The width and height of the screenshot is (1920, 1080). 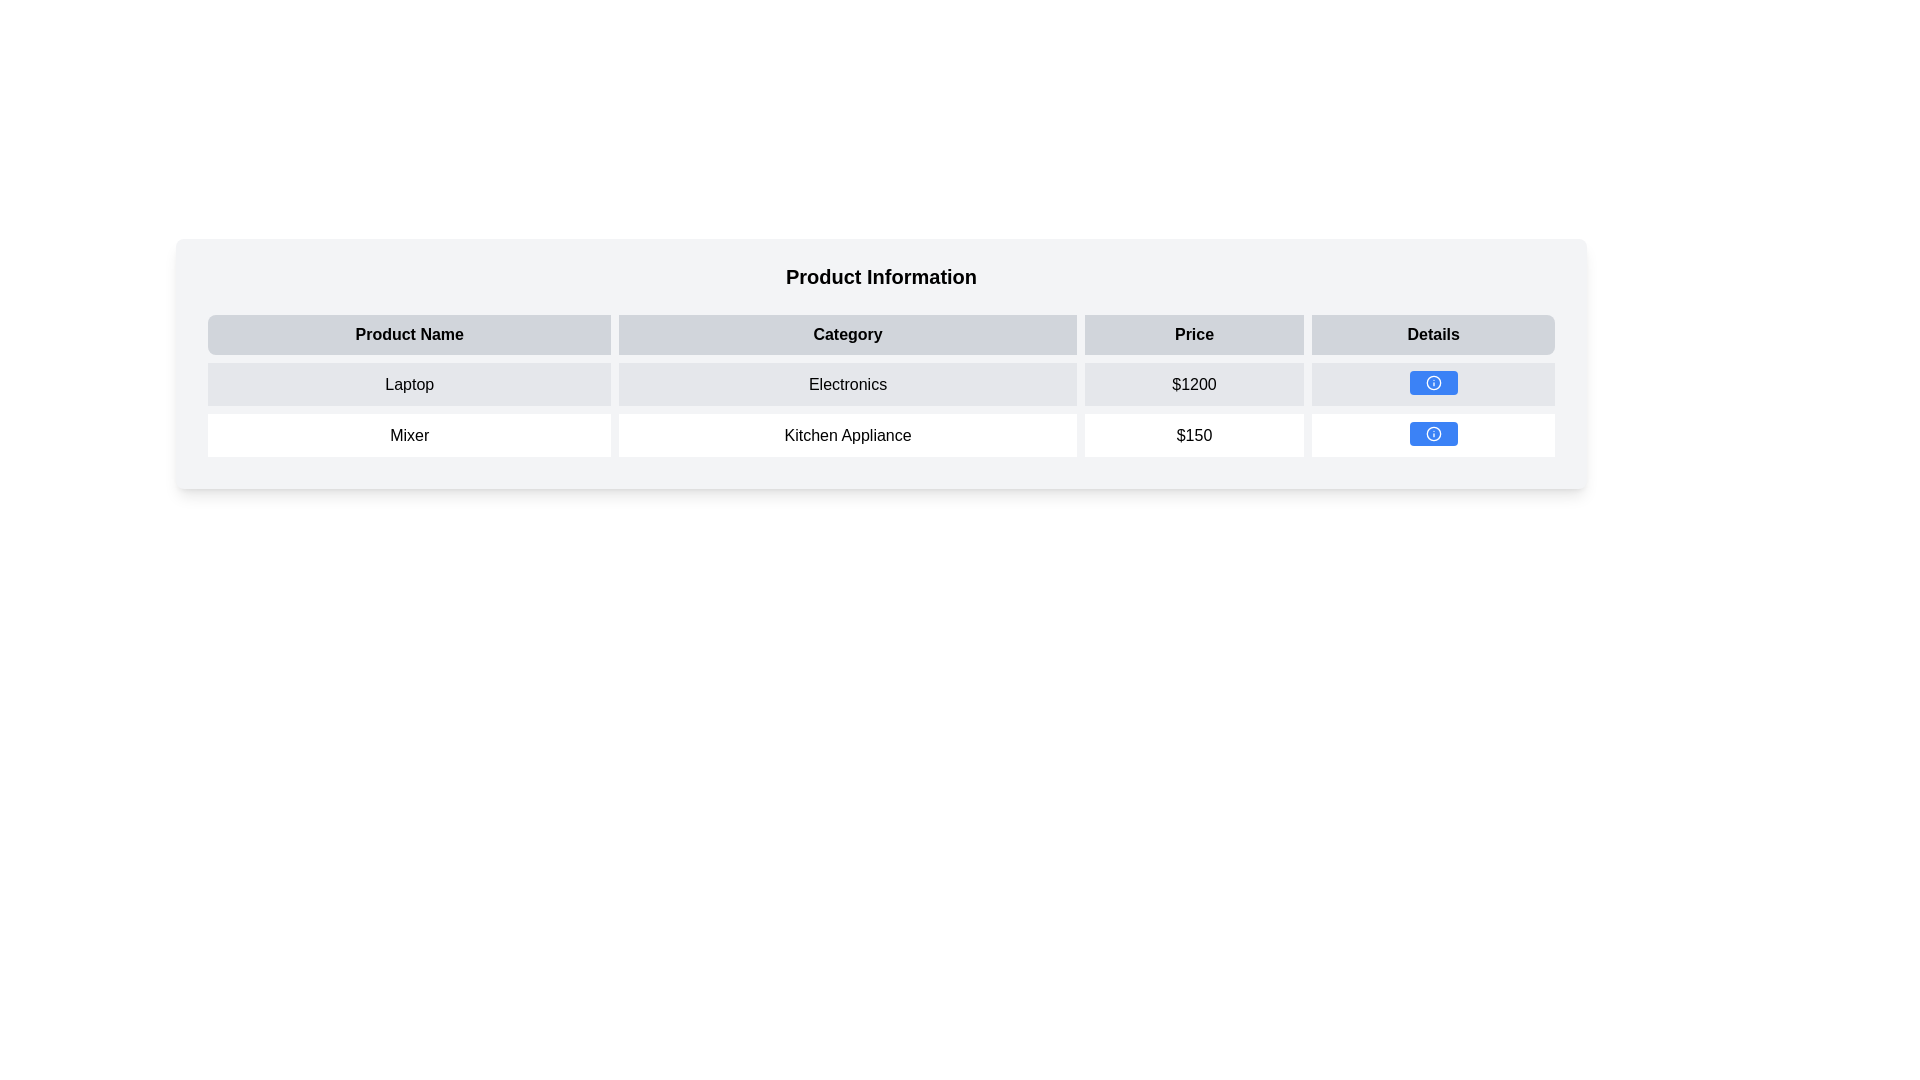 I want to click on the circular blue 'i' information icon located inside the button in the first row of the details column in the table, so click(x=1432, y=382).